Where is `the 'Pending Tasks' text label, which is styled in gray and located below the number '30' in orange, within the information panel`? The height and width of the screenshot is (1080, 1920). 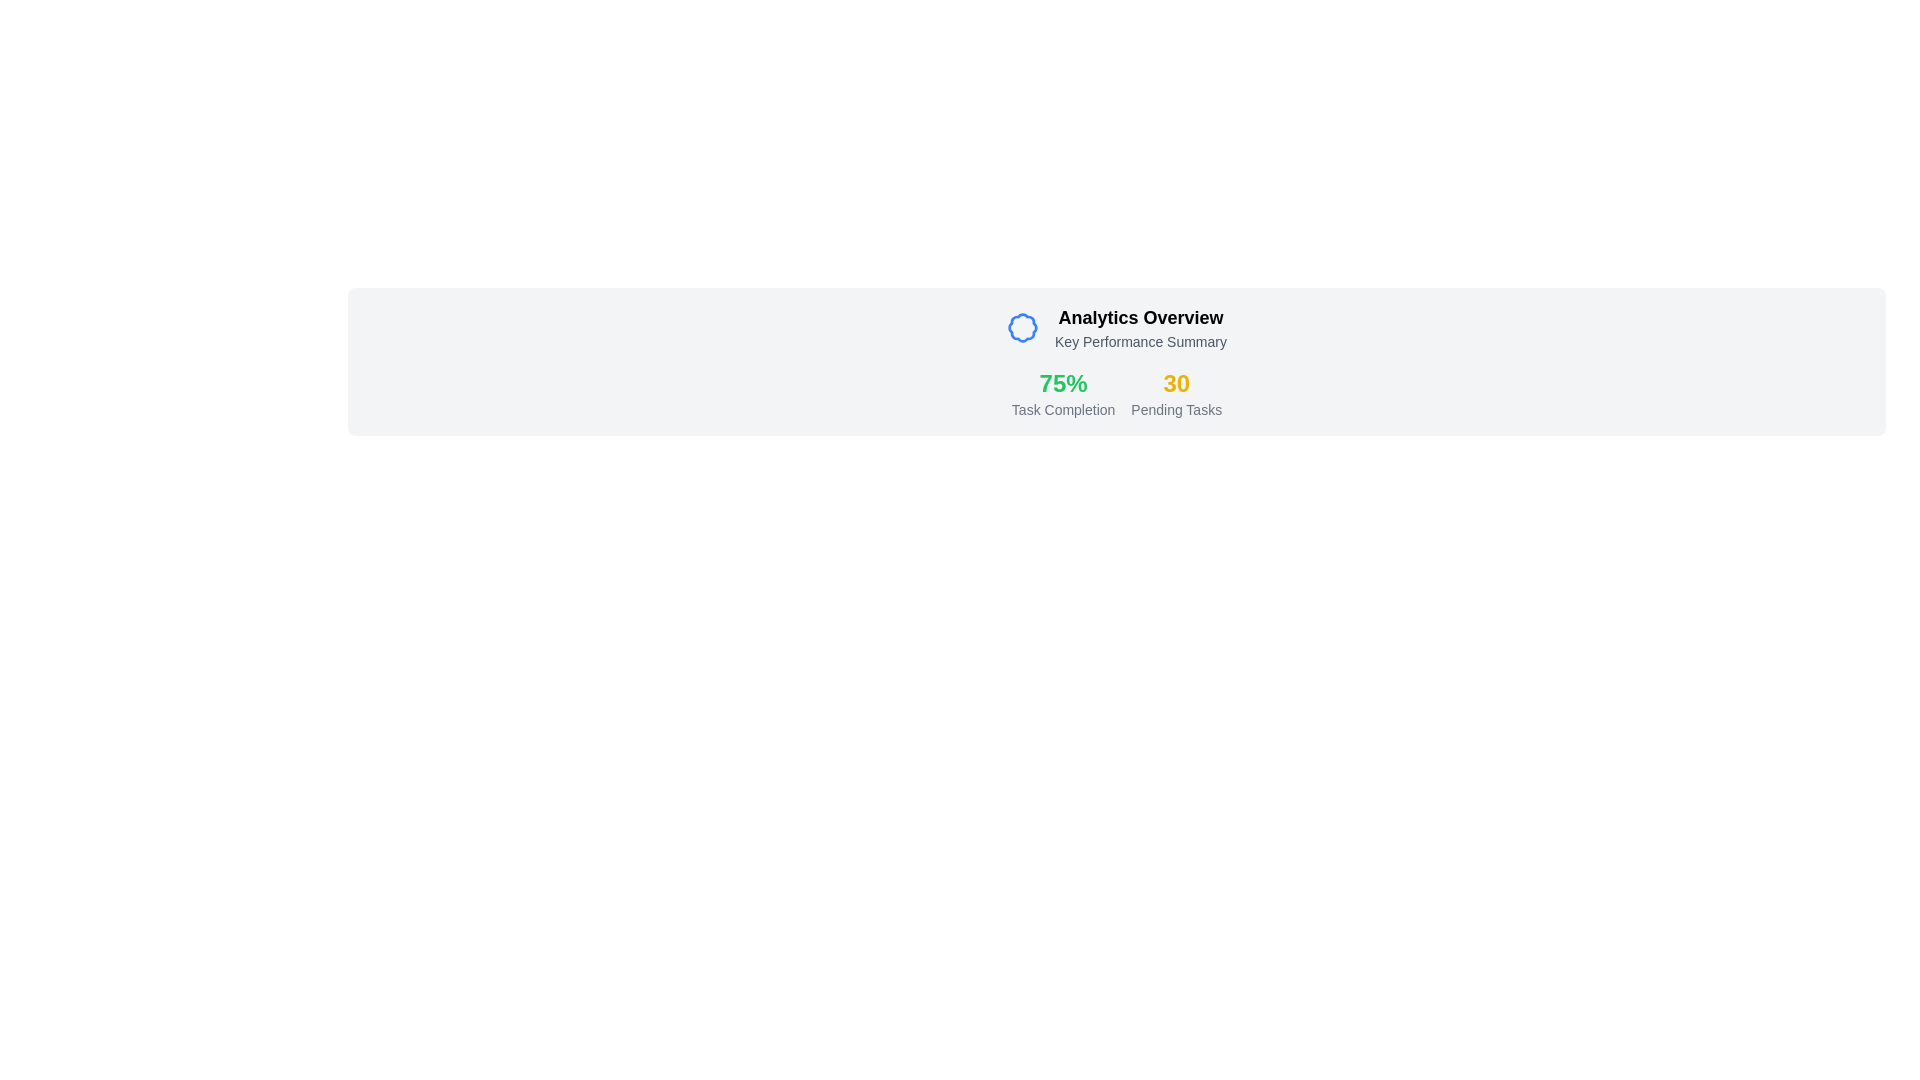 the 'Pending Tasks' text label, which is styled in gray and located below the number '30' in orange, within the information panel is located at coordinates (1176, 408).